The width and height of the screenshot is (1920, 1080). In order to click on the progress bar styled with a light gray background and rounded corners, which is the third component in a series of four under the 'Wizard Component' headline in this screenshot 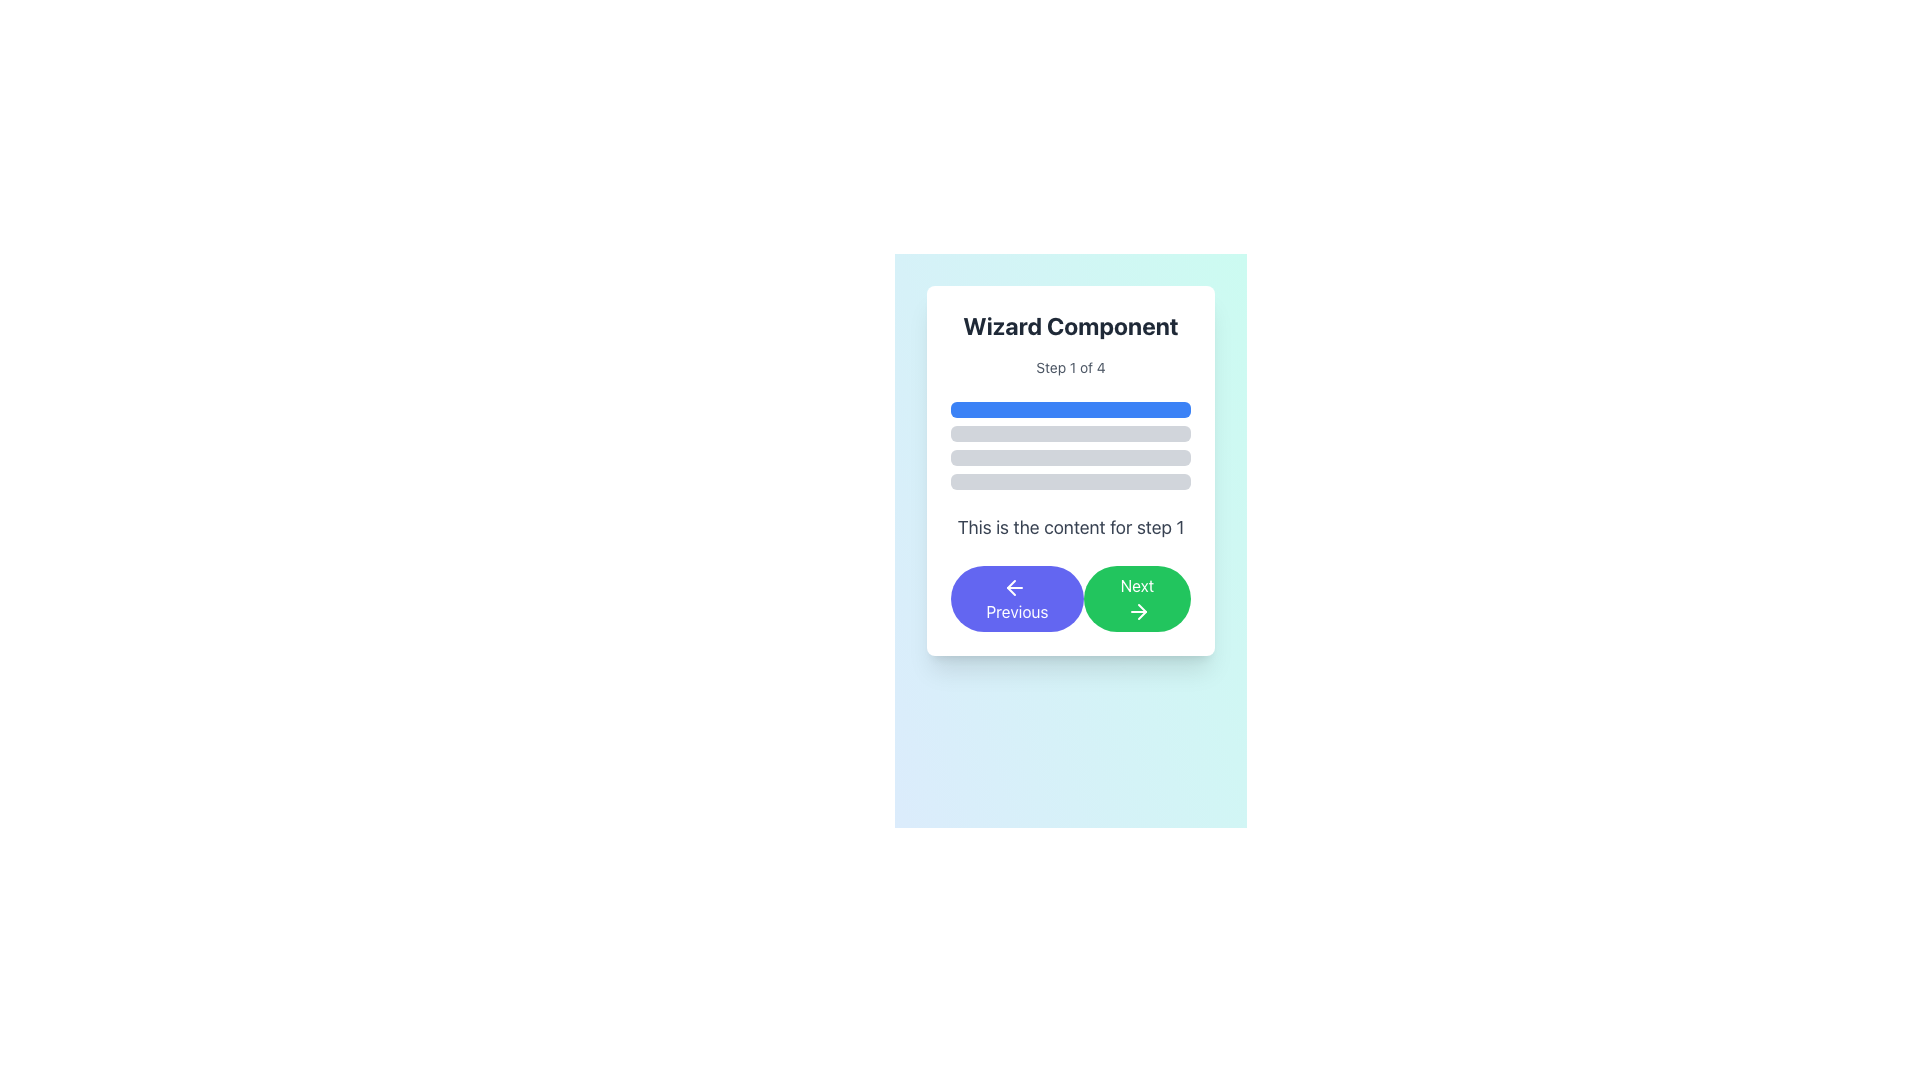, I will do `click(1069, 458)`.